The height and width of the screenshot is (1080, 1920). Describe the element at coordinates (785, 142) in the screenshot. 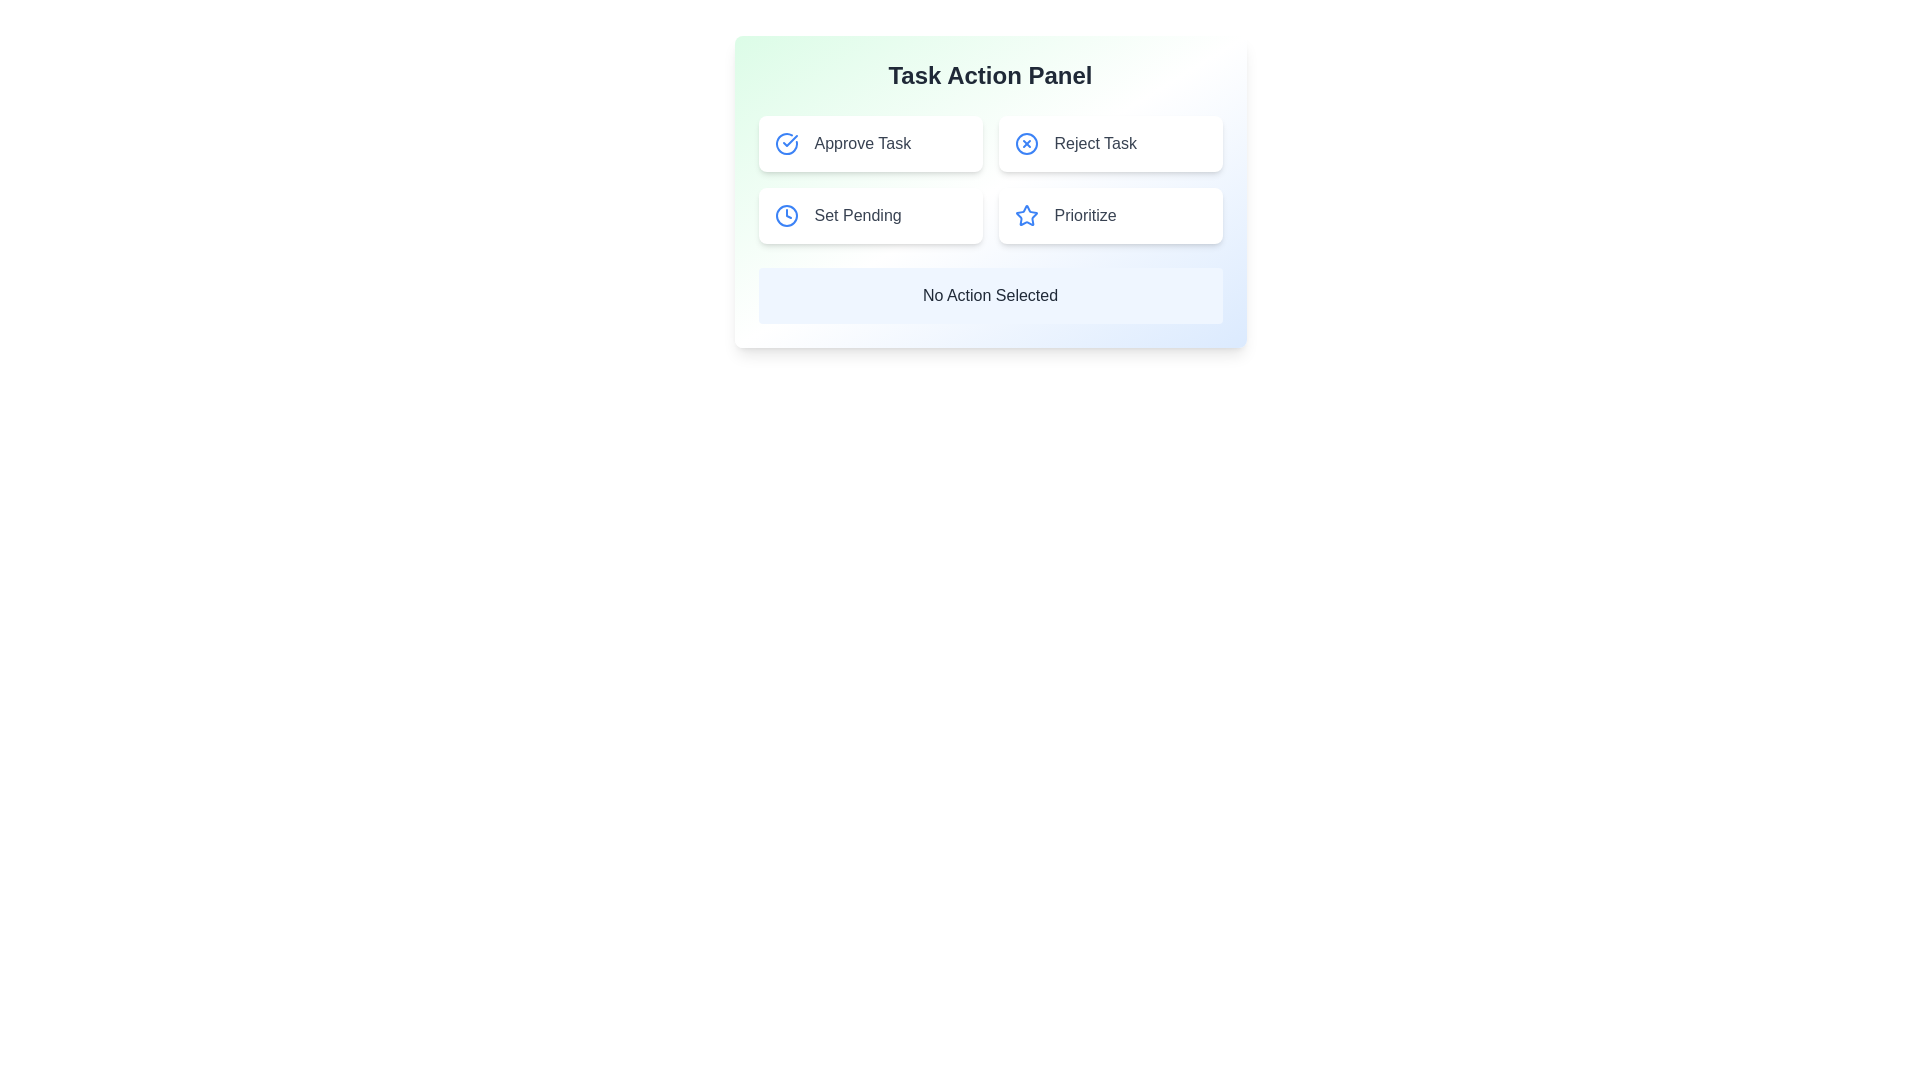

I see `the approval icon that visually represents the 'Approve Task' action, located to the left of the 'Approve Task' text label in the Task Action Panel` at that location.